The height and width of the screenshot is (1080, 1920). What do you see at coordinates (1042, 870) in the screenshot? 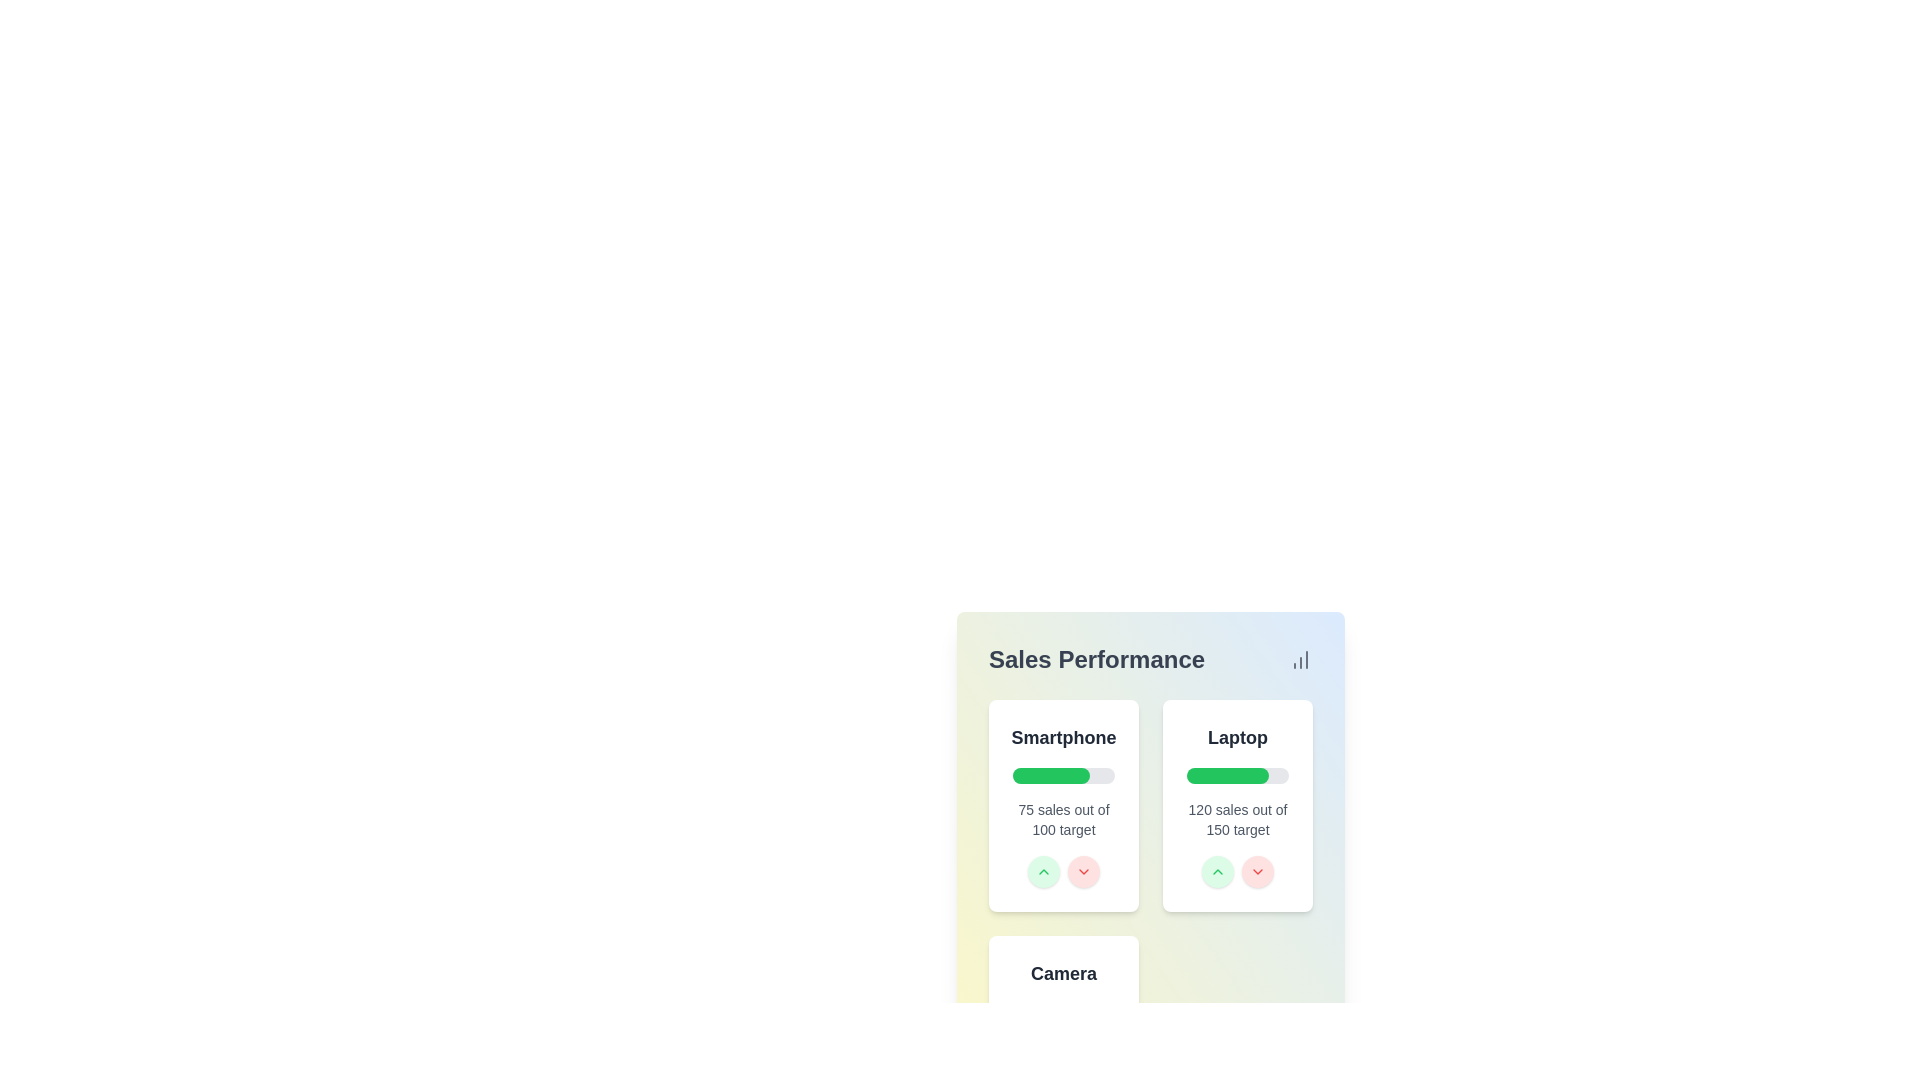
I see `the first button in the horizontally aligned pair on the 'Sales Performance' card interface` at bounding box center [1042, 870].